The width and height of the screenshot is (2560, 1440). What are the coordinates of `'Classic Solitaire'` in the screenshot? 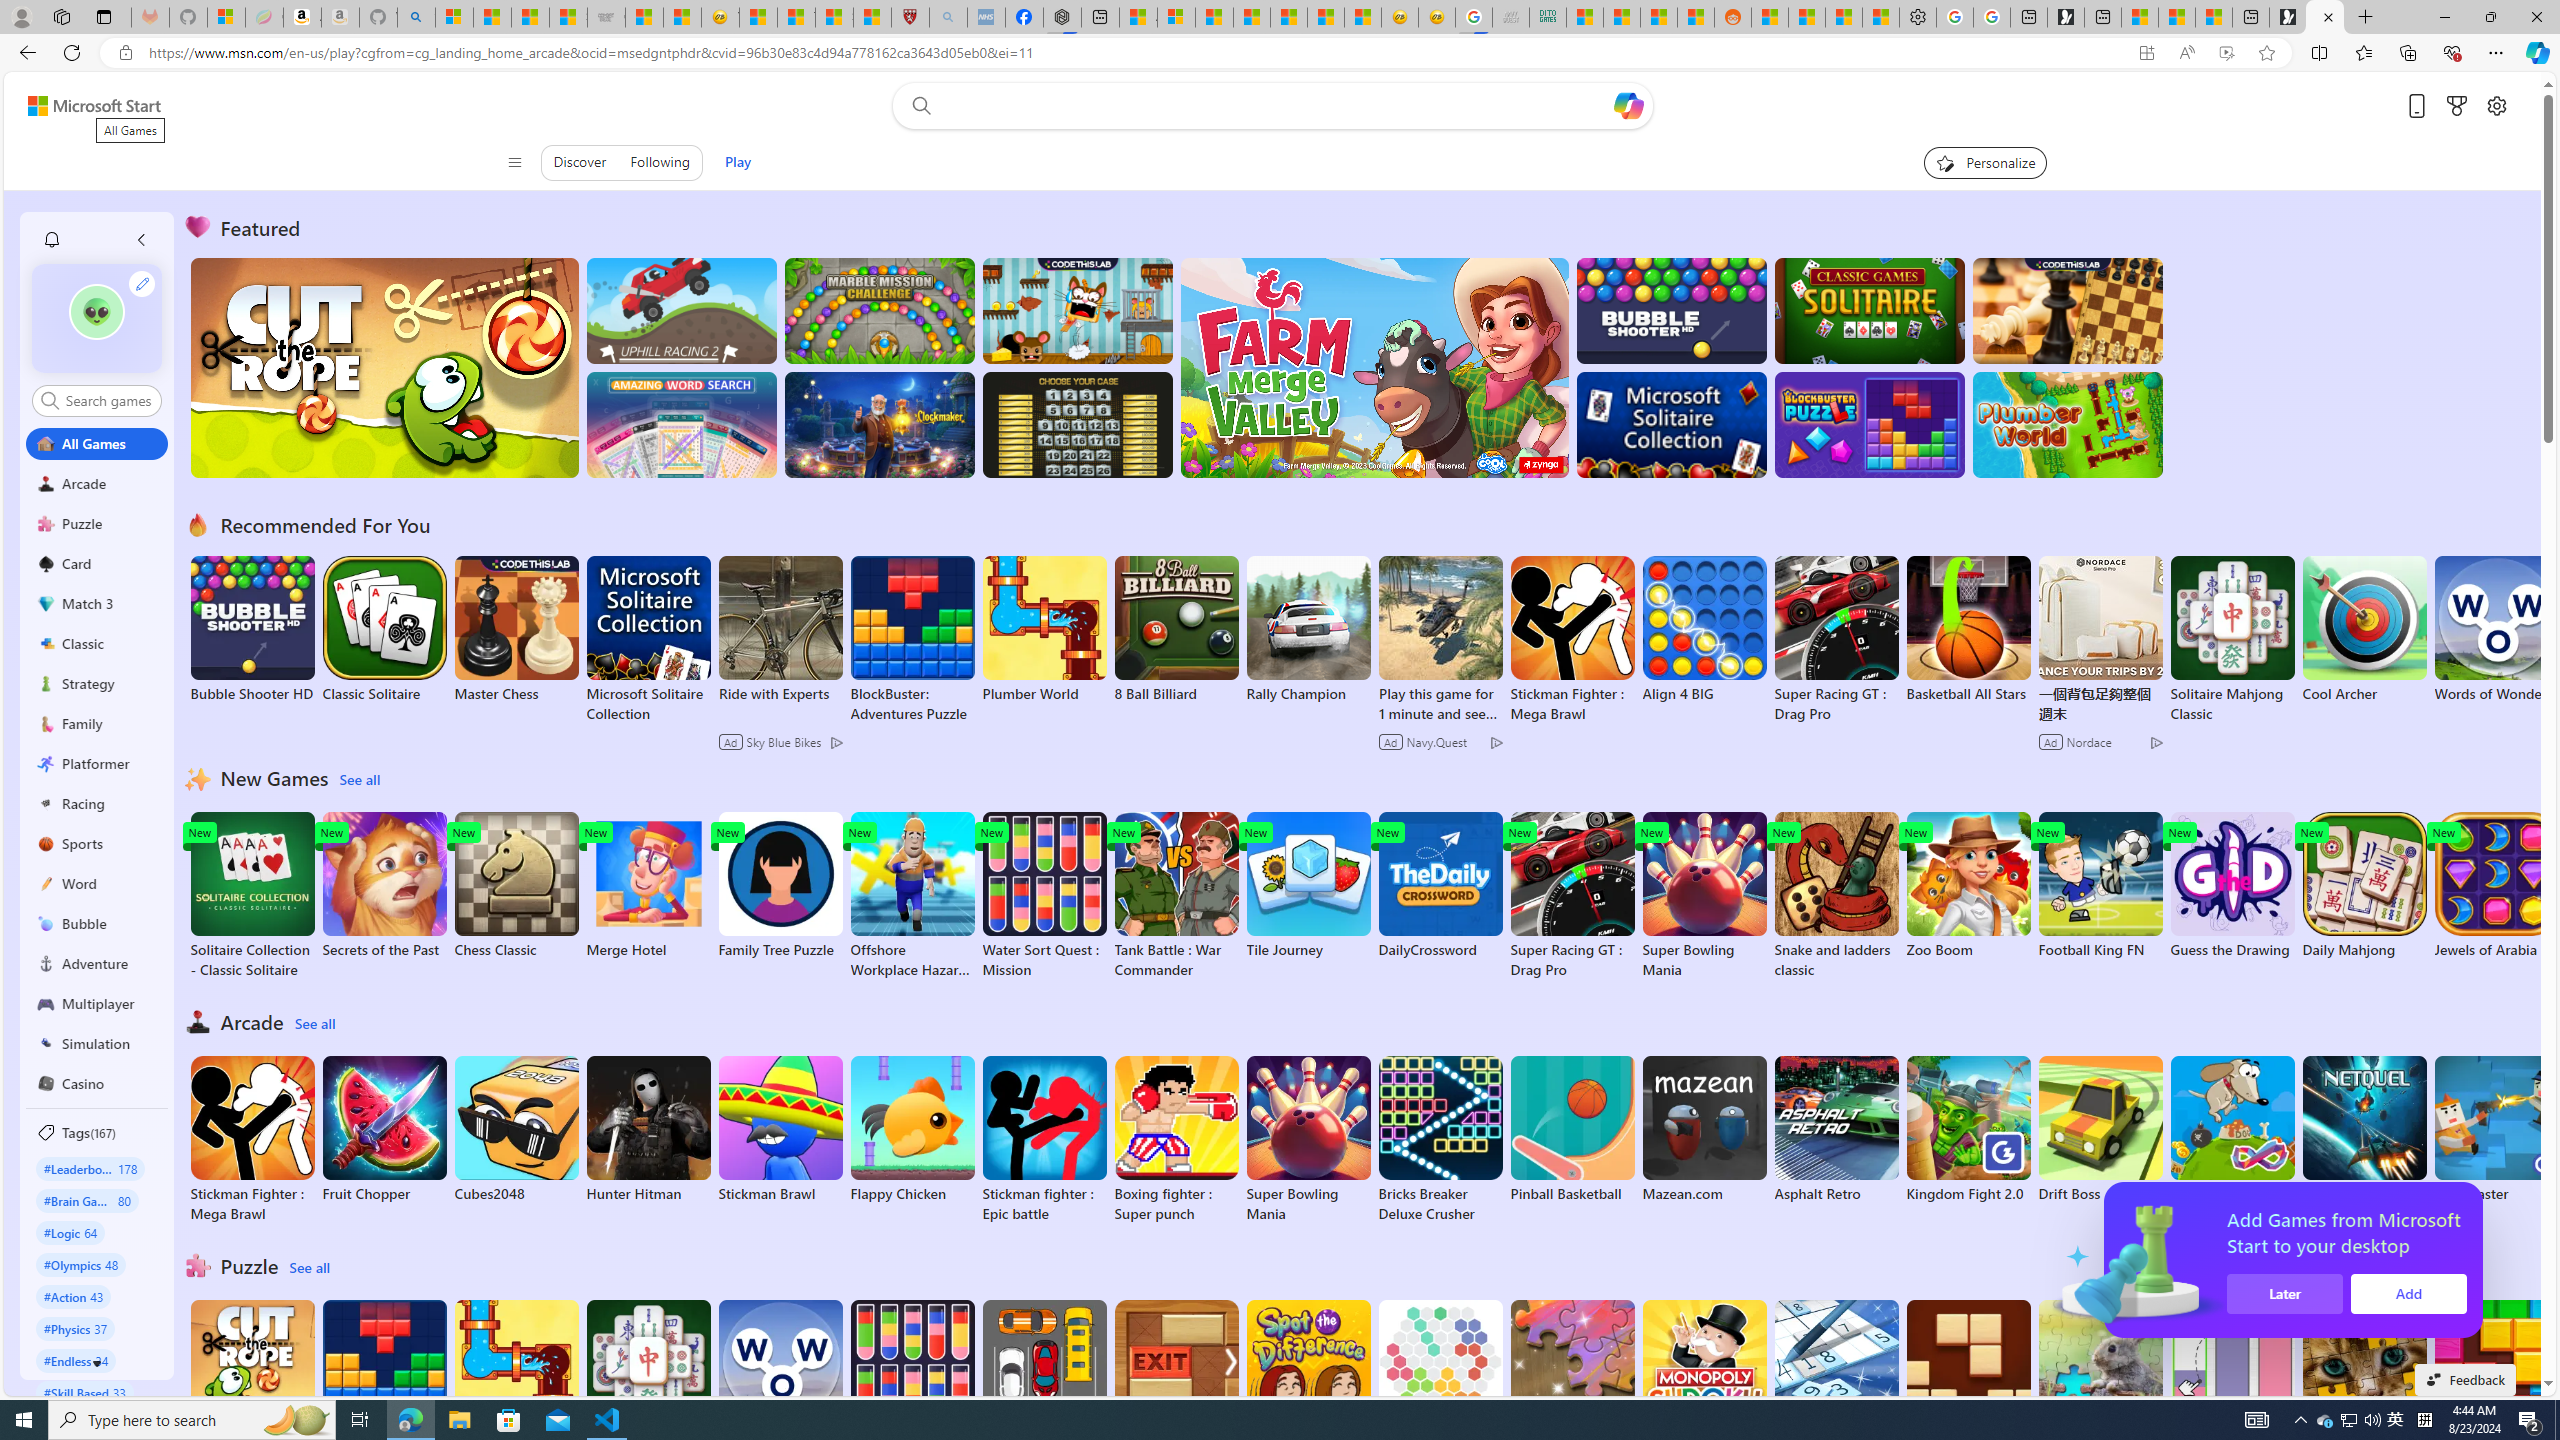 It's located at (384, 629).